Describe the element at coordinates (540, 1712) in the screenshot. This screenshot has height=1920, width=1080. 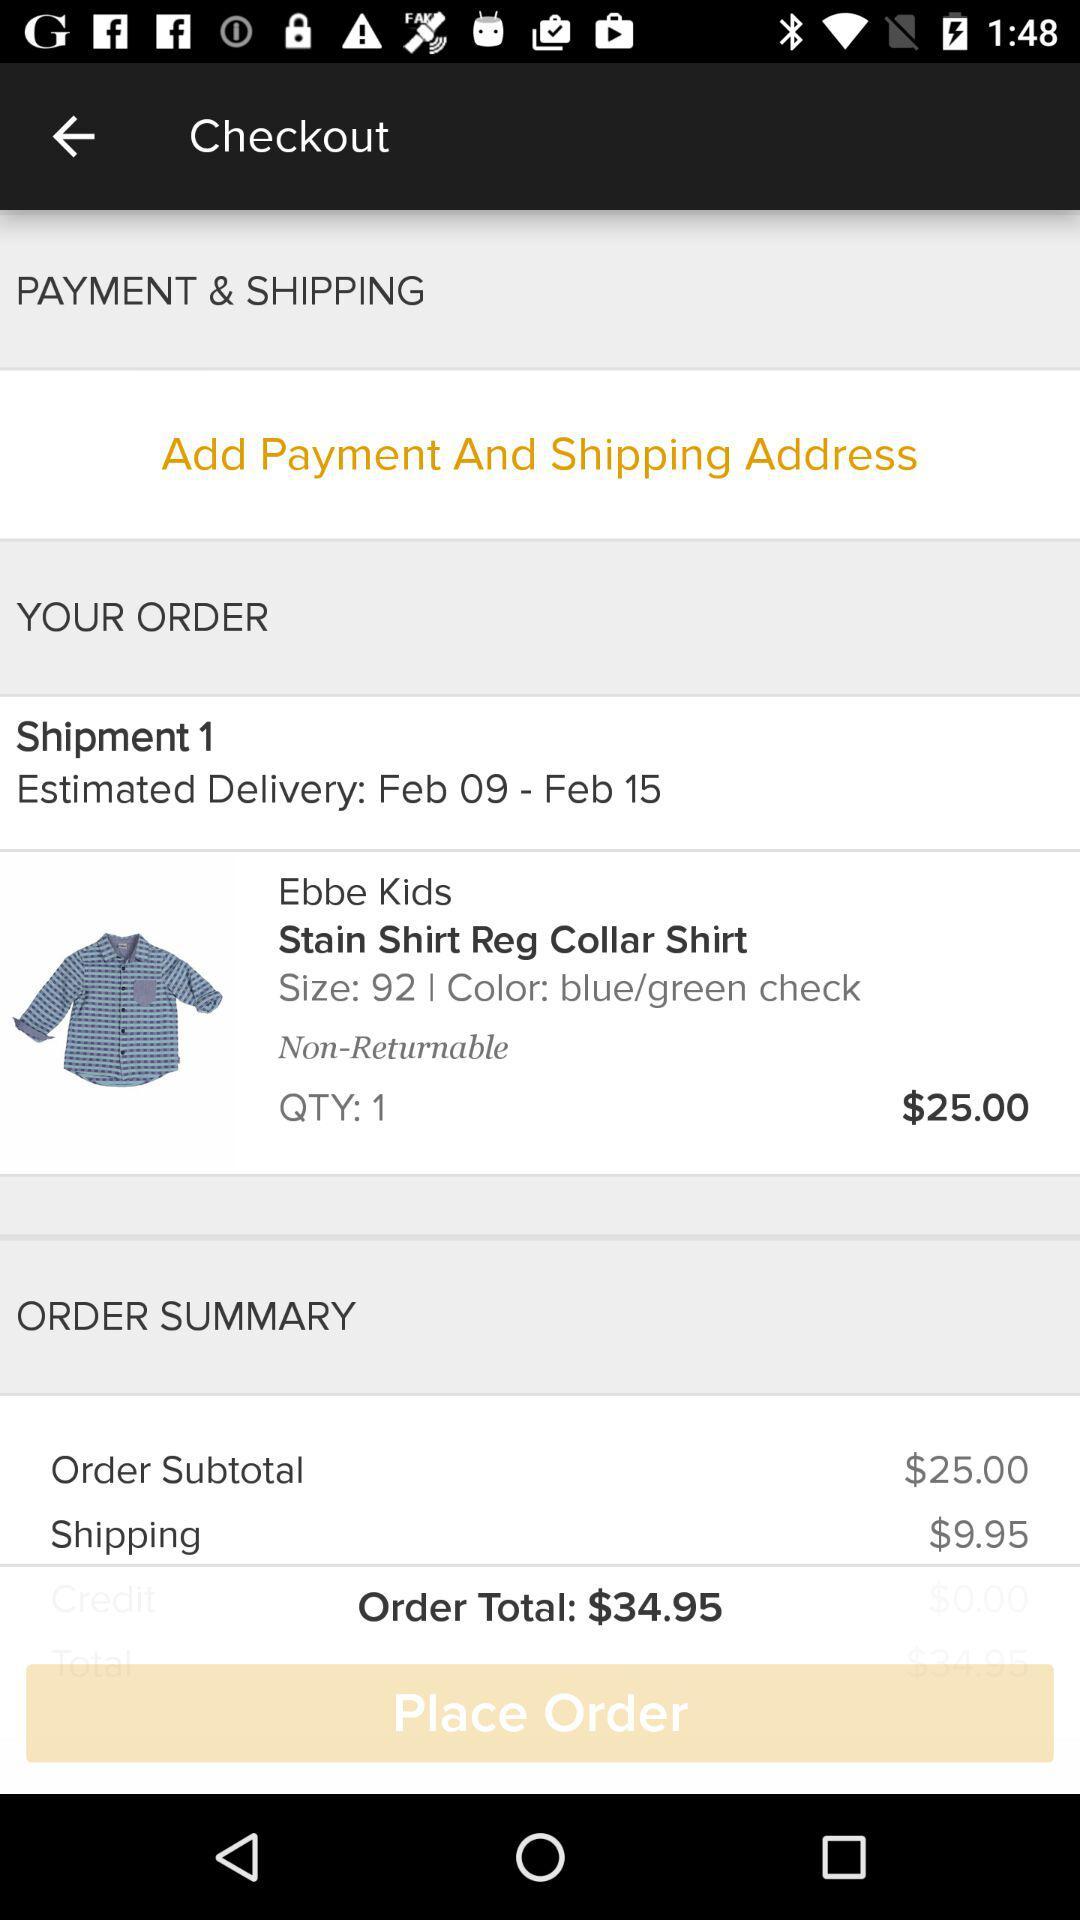
I see `the place order item` at that location.